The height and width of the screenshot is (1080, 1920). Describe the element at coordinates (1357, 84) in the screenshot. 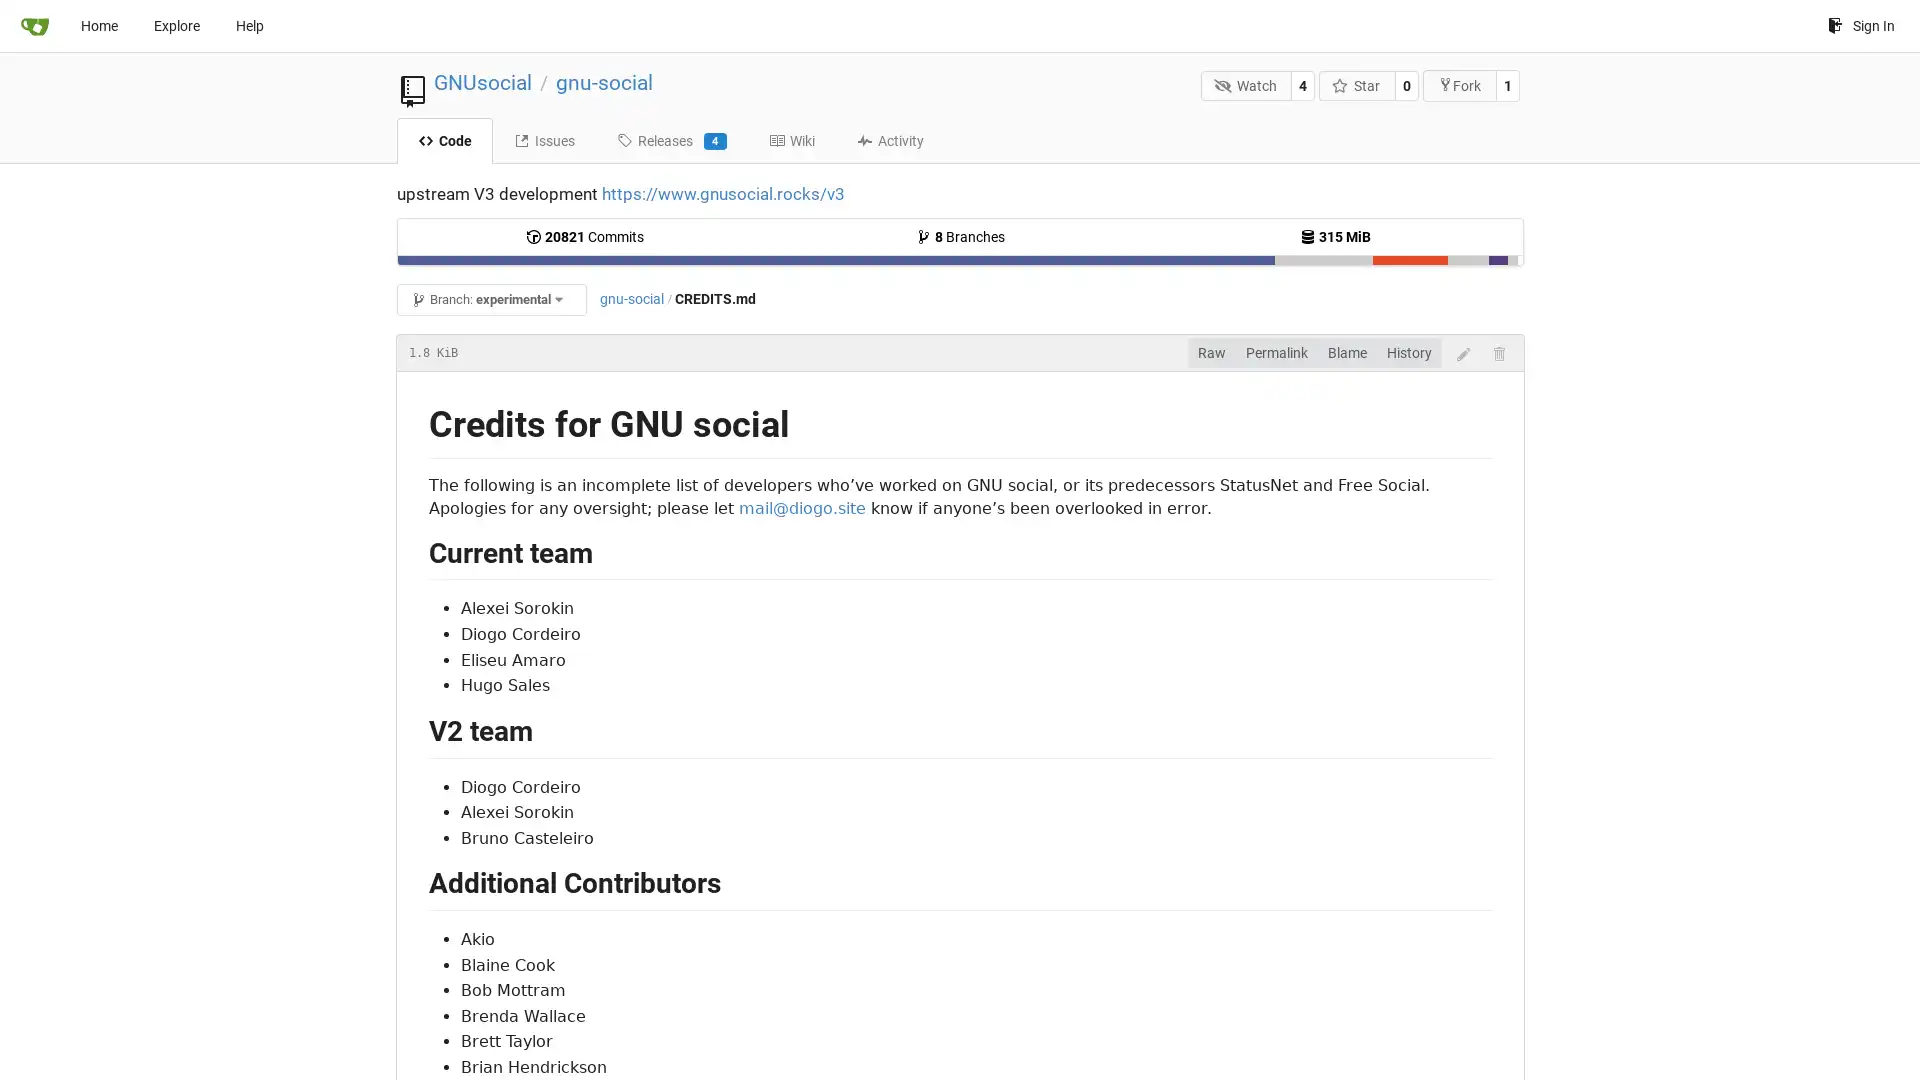

I see `Star` at that location.